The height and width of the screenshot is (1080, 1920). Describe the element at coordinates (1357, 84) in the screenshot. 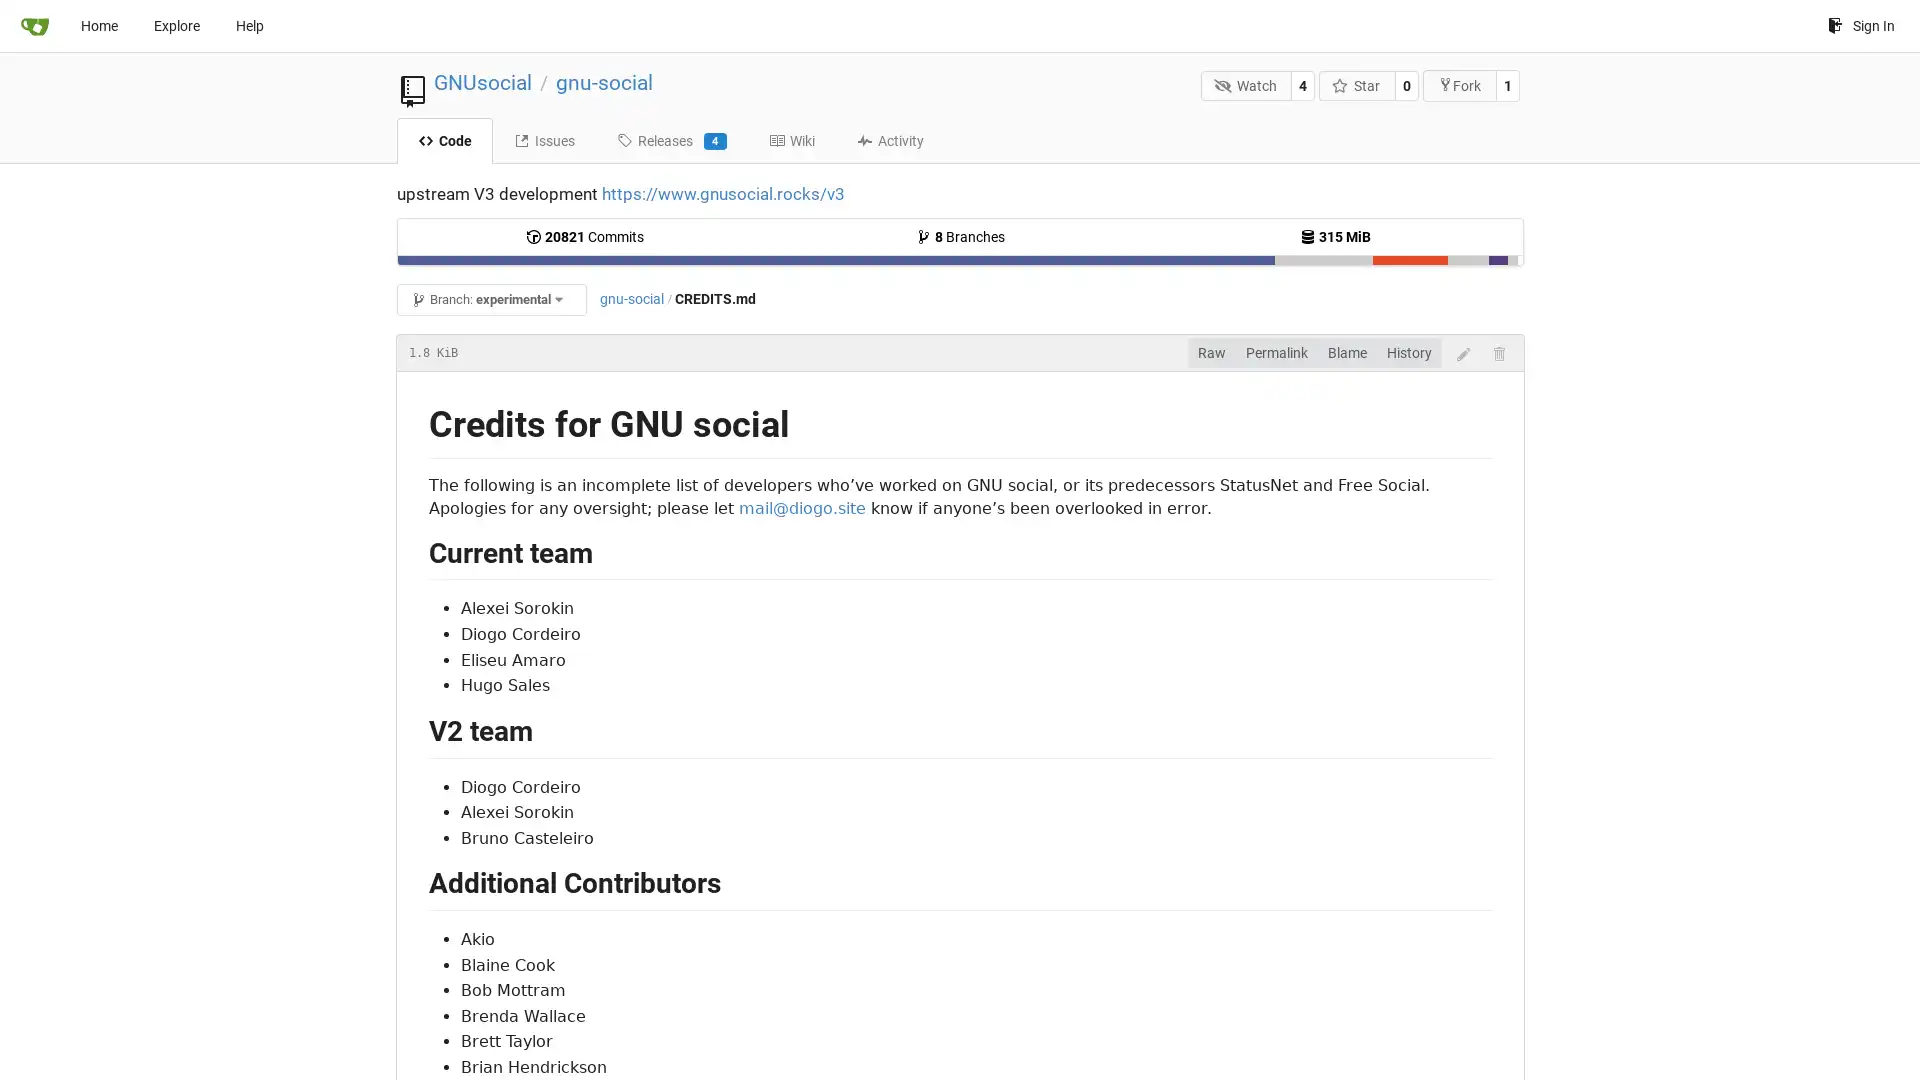

I see `Star` at that location.